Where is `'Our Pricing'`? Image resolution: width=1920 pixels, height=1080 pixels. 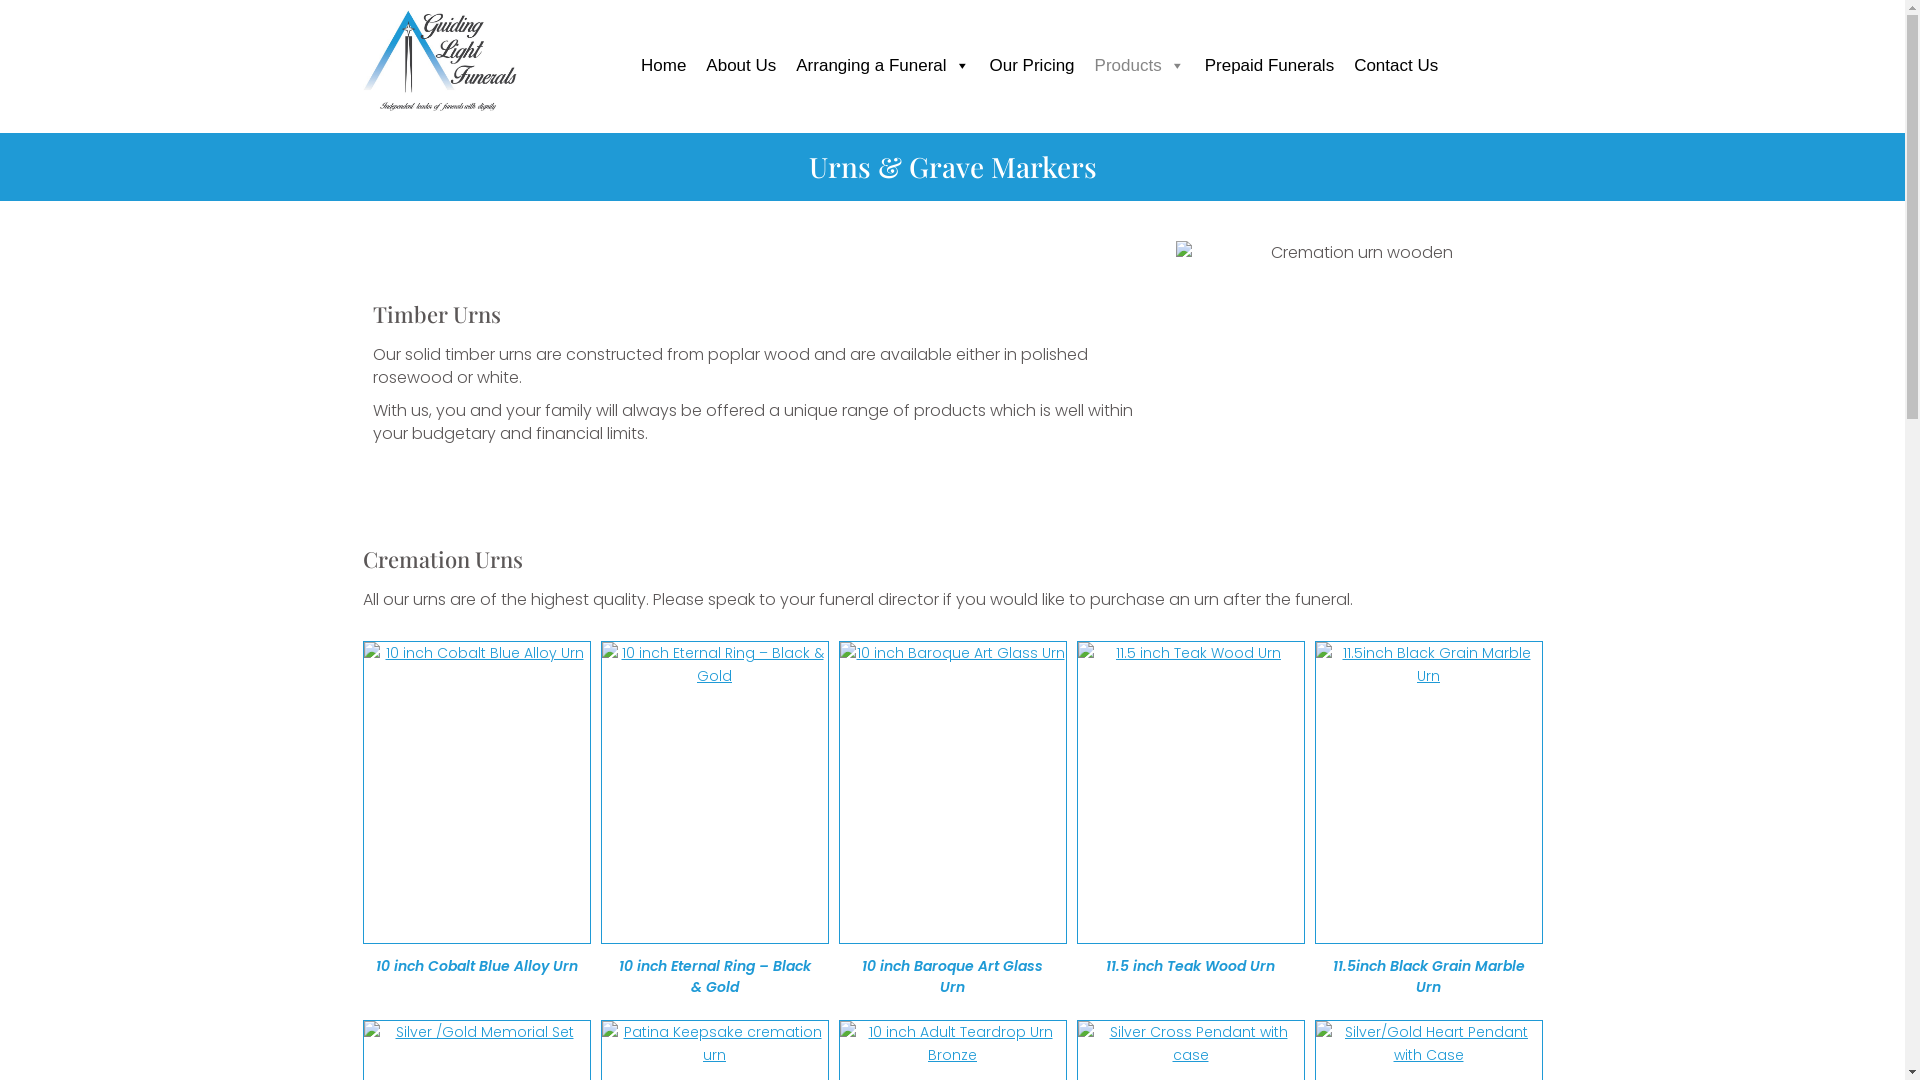
'Our Pricing' is located at coordinates (1032, 64).